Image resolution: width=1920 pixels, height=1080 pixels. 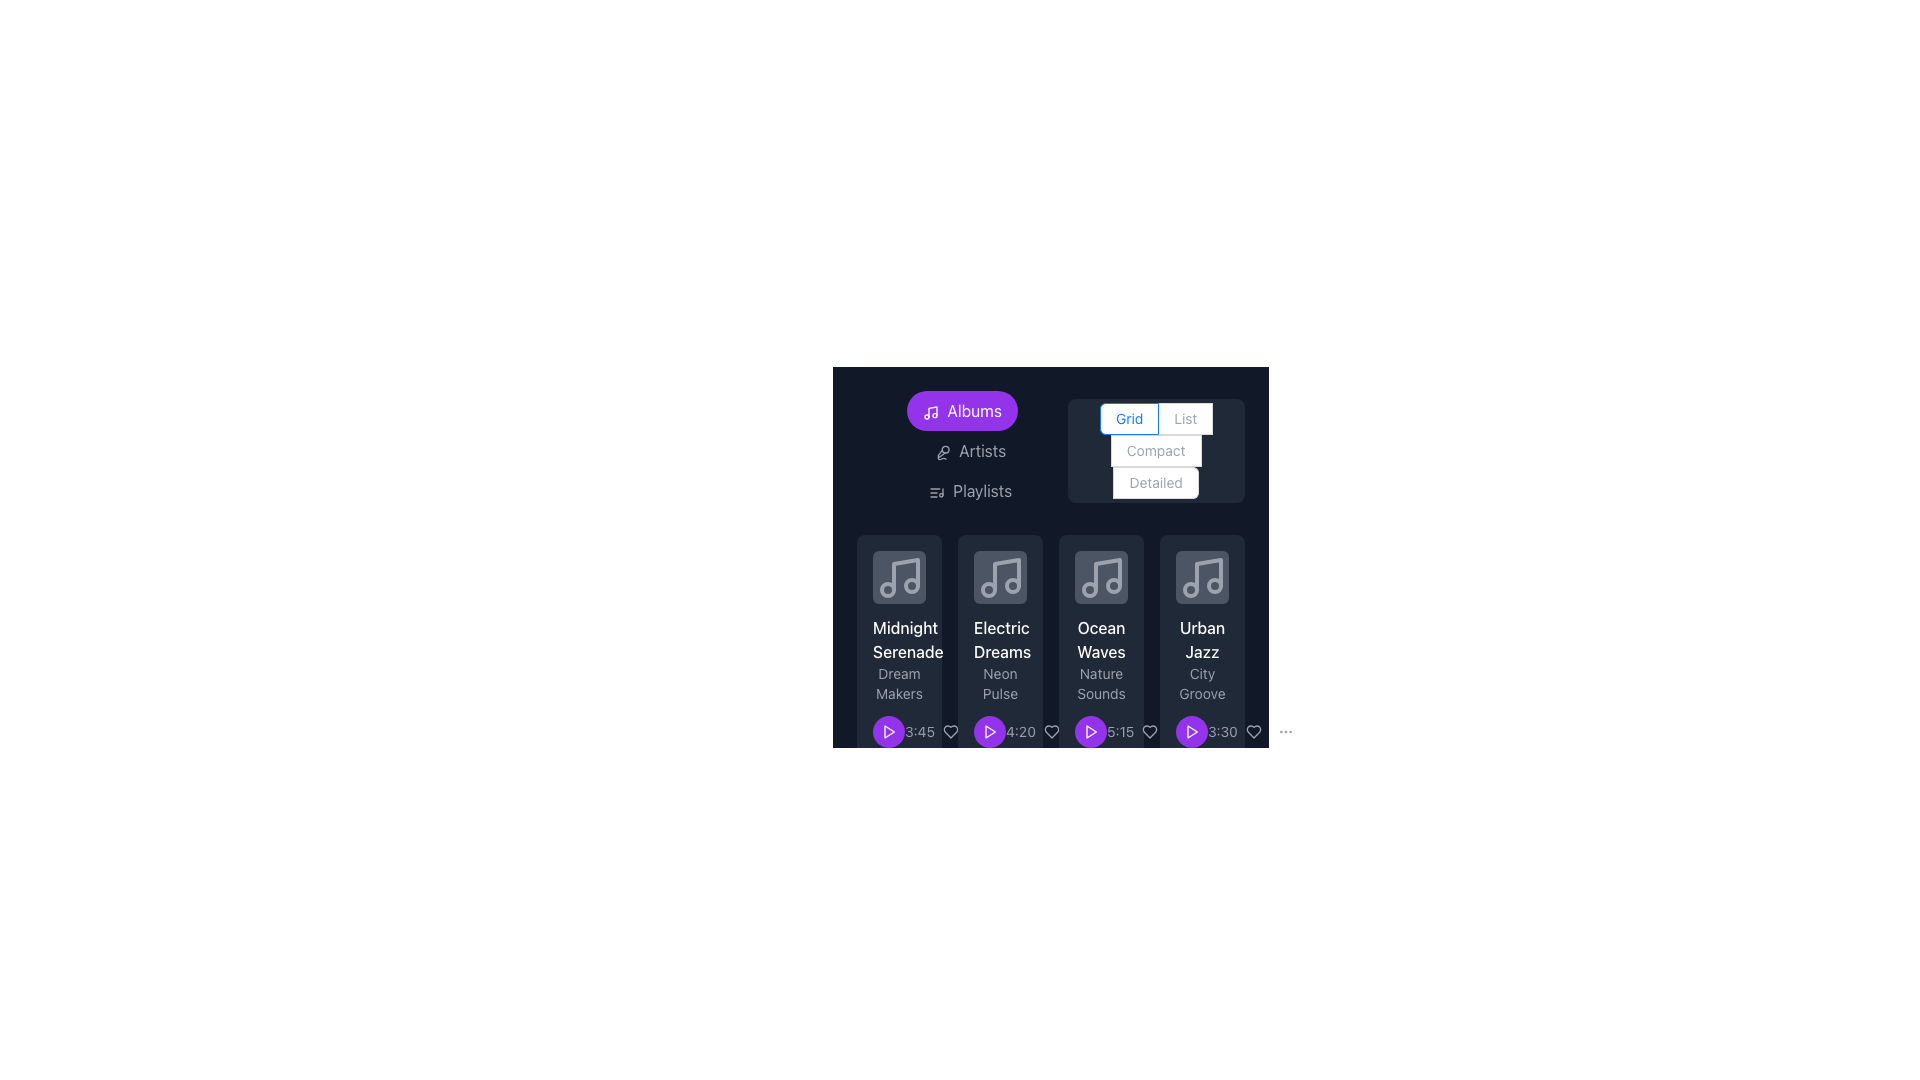 What do you see at coordinates (949, 732) in the screenshot?
I see `the heart icon, which is the third interactive button in the horizontal row beneath the 'Electric Dreams' album, to like the associated album` at bounding box center [949, 732].